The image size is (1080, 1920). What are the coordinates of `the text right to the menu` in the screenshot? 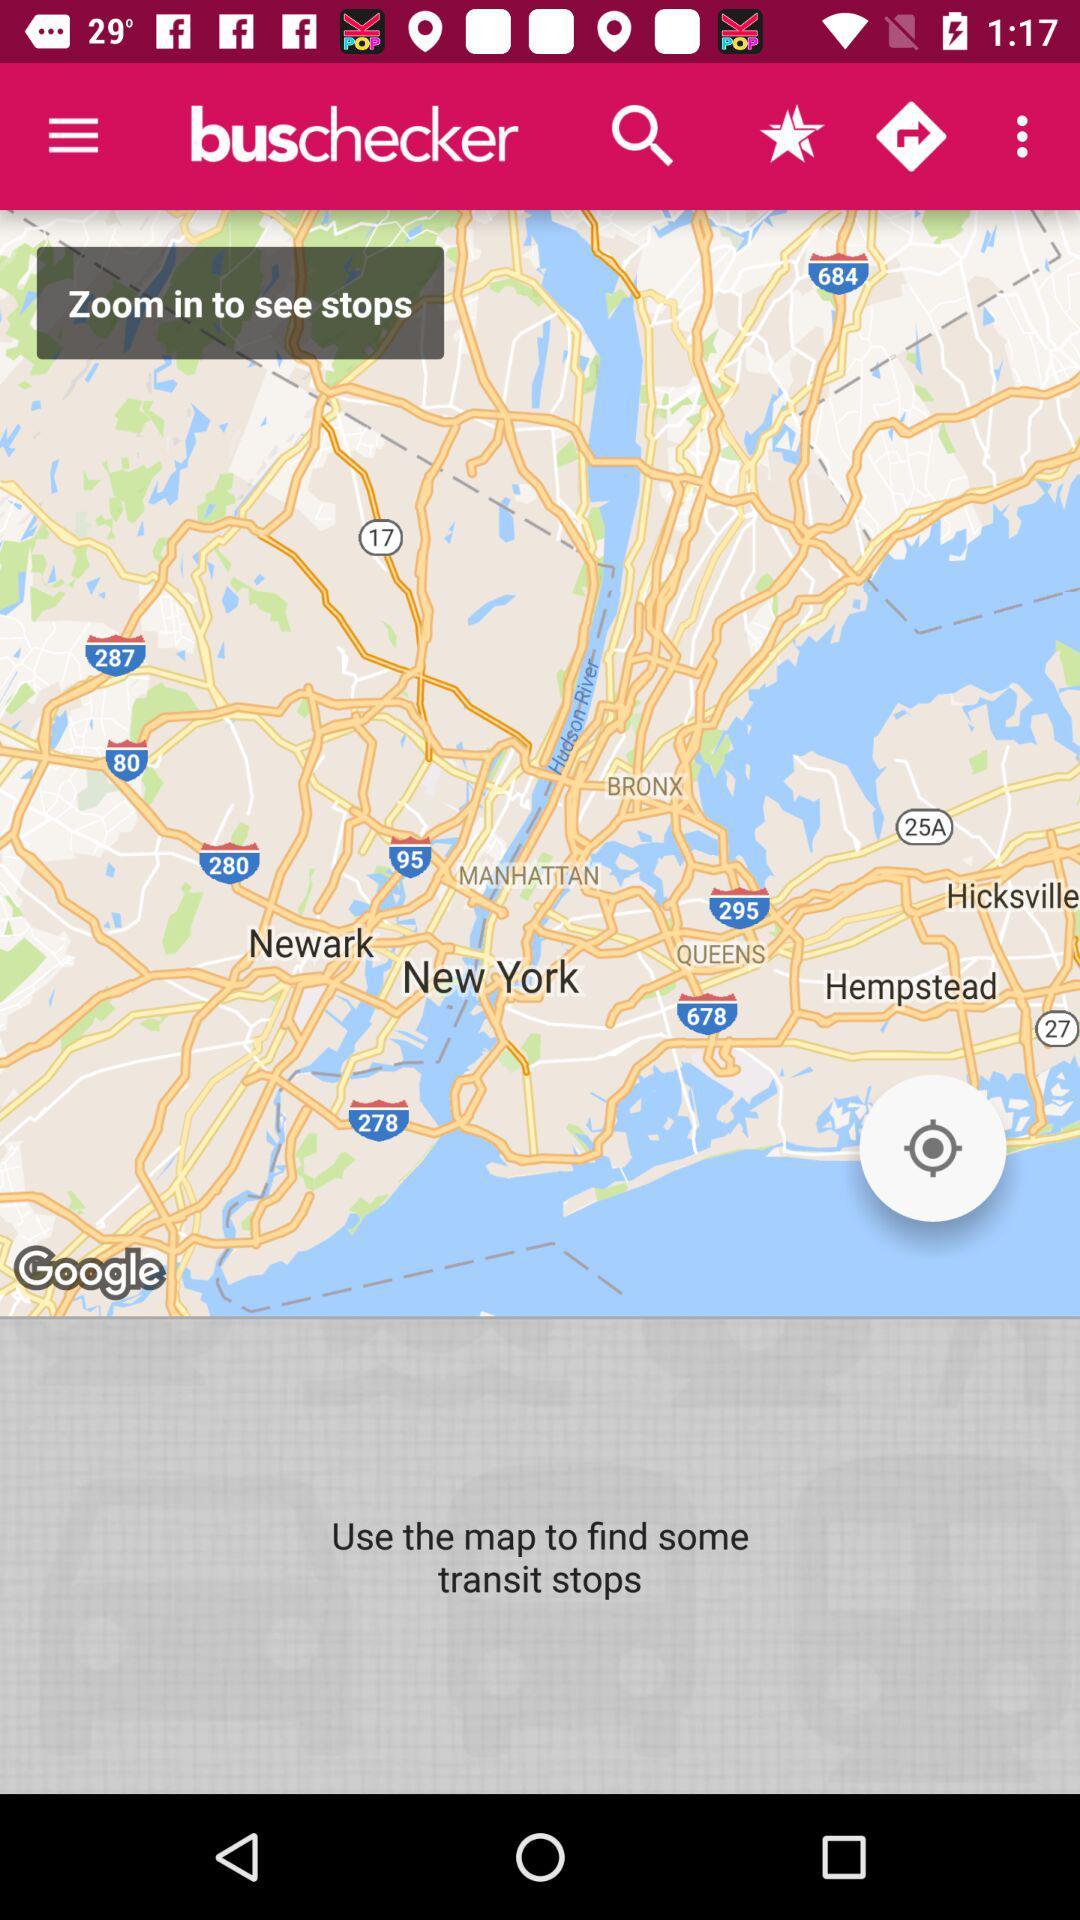 It's located at (353, 135).